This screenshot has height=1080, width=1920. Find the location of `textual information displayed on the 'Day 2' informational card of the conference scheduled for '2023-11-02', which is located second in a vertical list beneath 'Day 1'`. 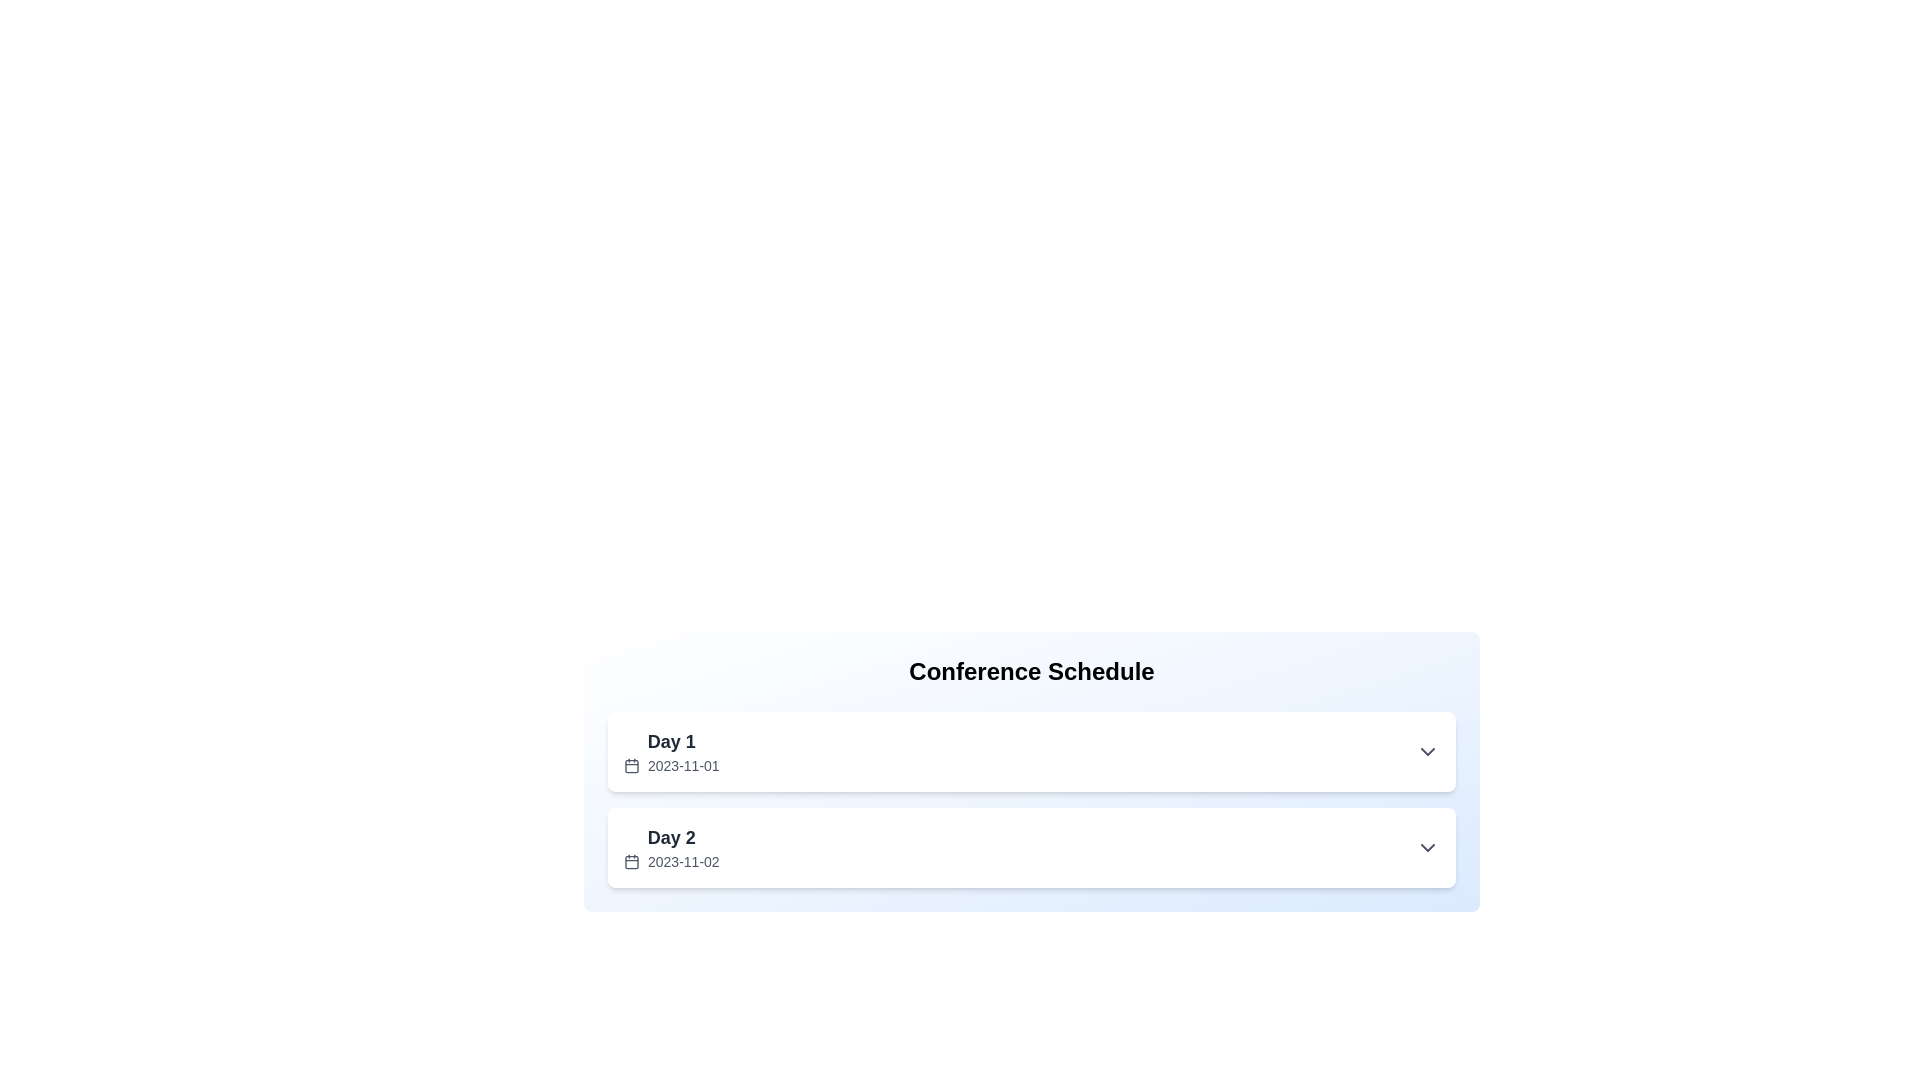

textual information displayed on the 'Day 2' informational card of the conference scheduled for '2023-11-02', which is located second in a vertical list beneath 'Day 1' is located at coordinates (1032, 848).